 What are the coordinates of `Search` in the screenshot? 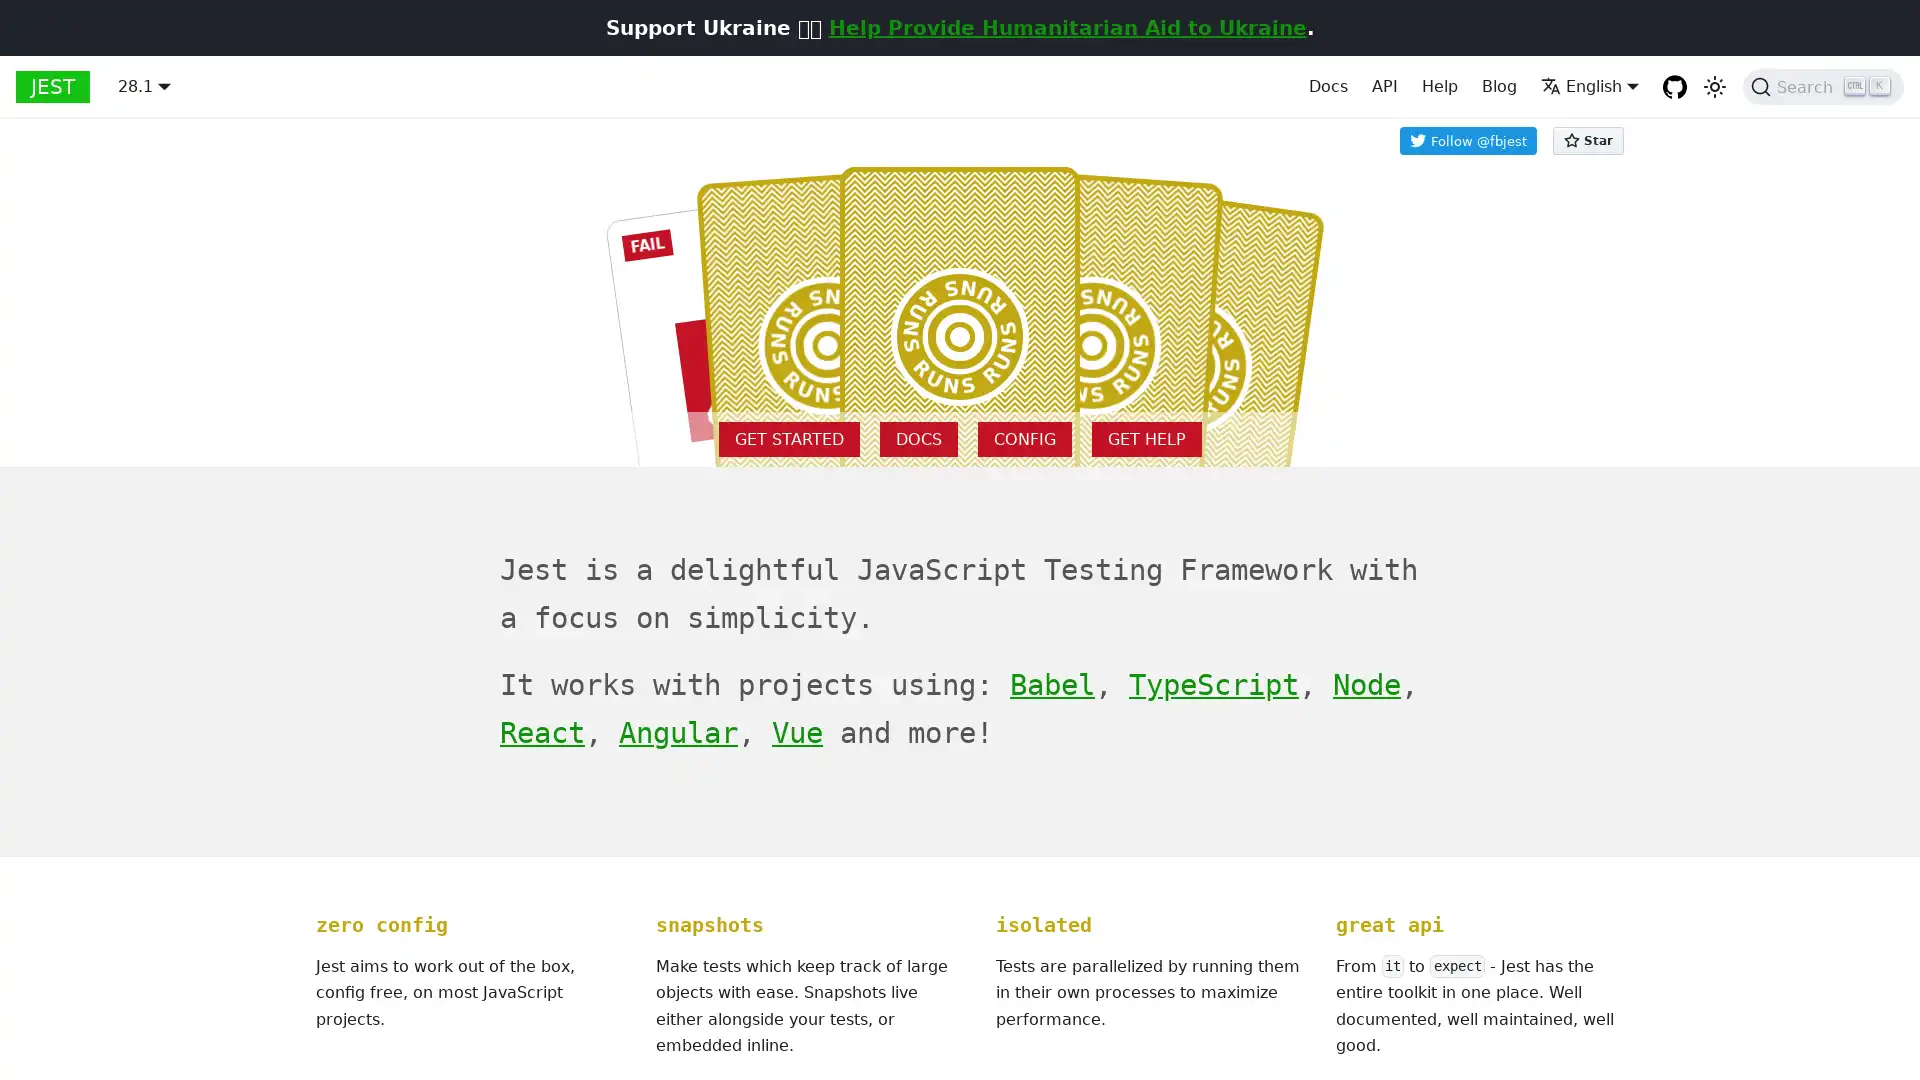 It's located at (1823, 86).